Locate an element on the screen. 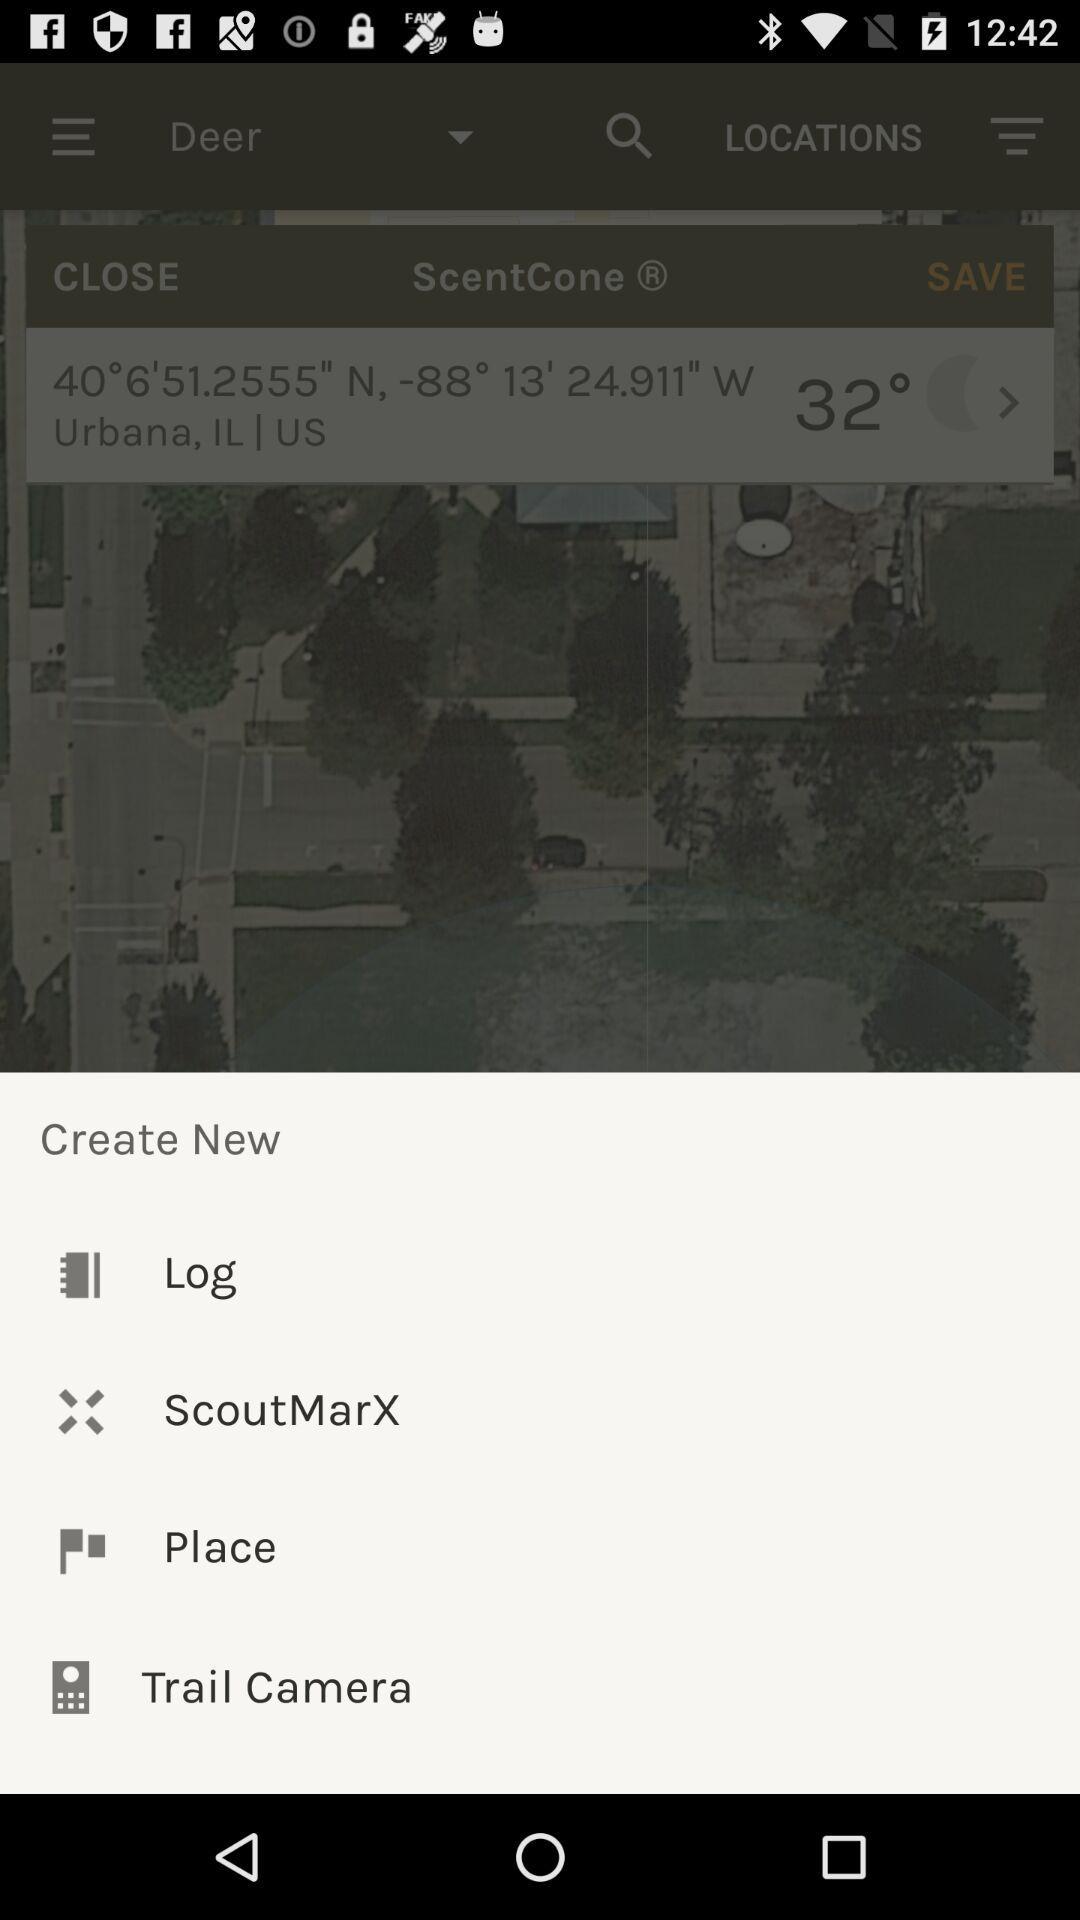 The image size is (1080, 1920). log icon is located at coordinates (540, 1273).